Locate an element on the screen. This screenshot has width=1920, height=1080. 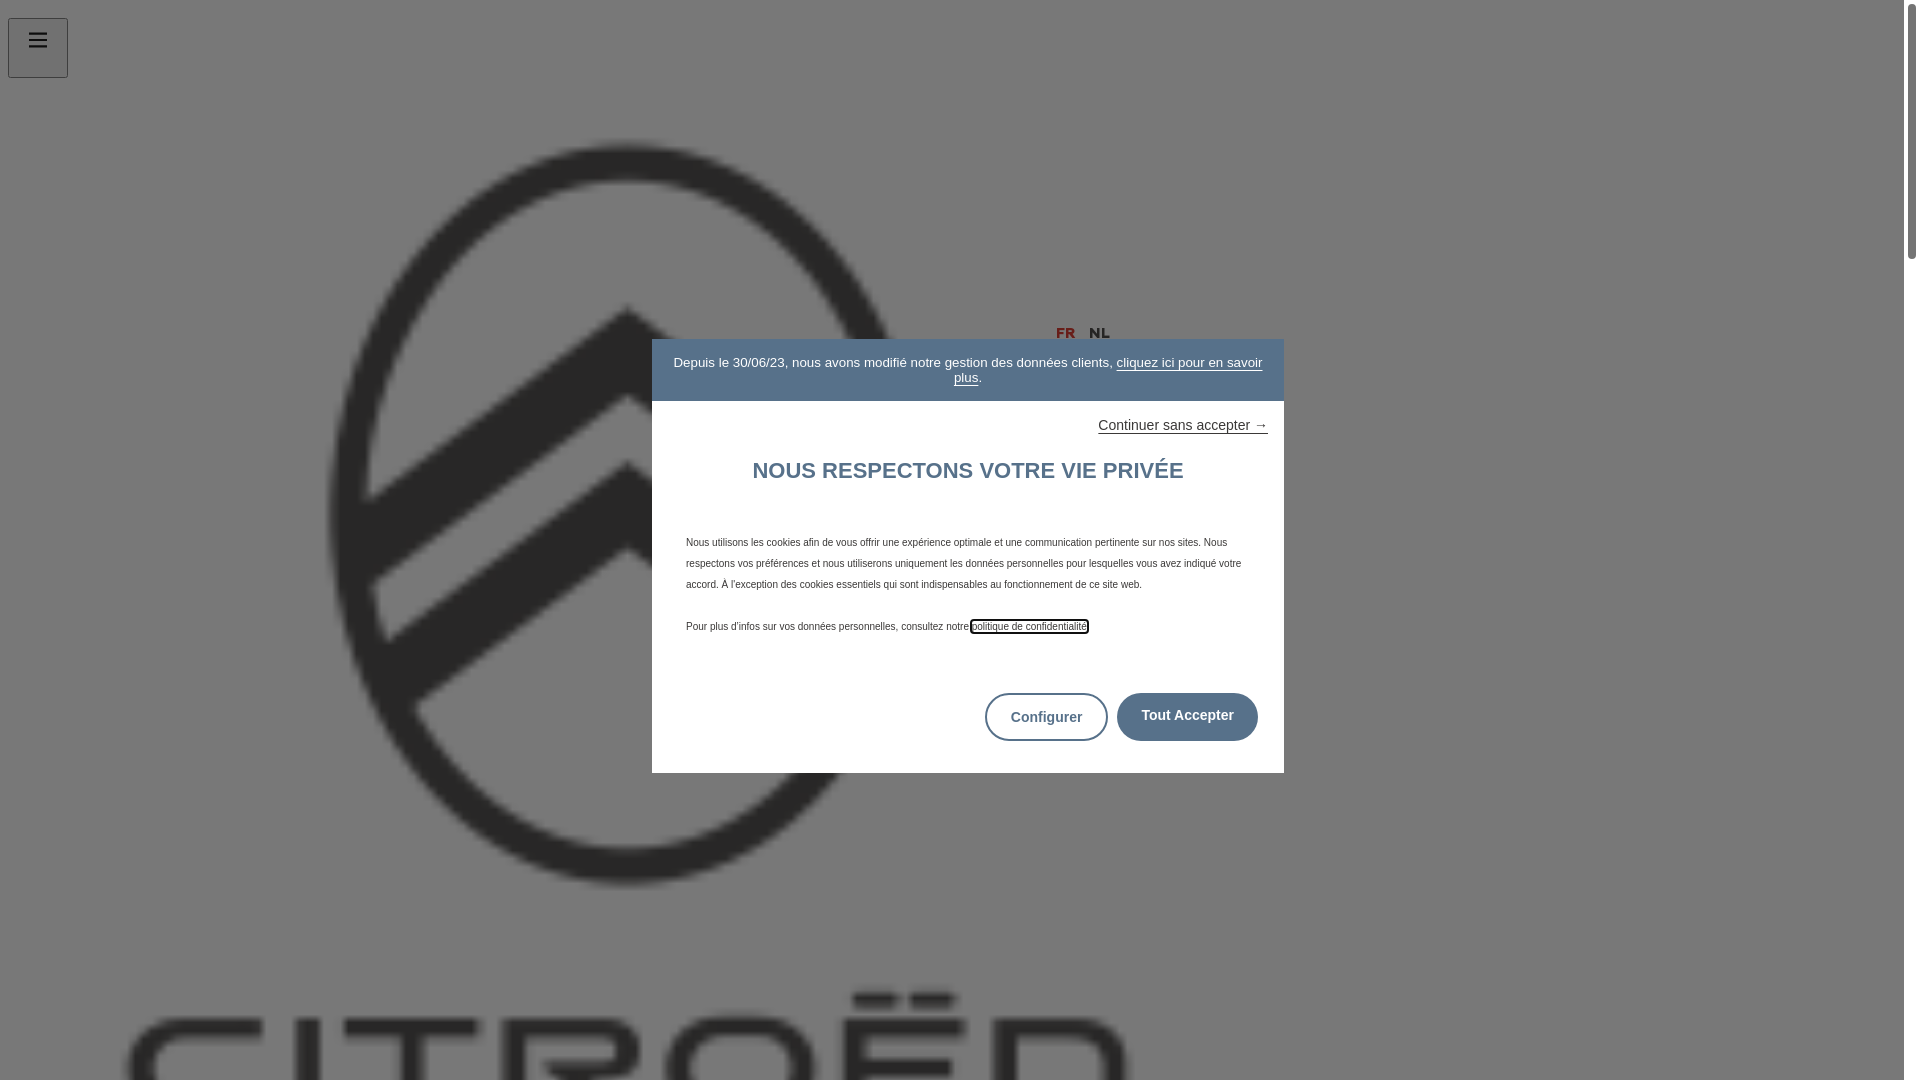
'NL' is located at coordinates (1098, 331).